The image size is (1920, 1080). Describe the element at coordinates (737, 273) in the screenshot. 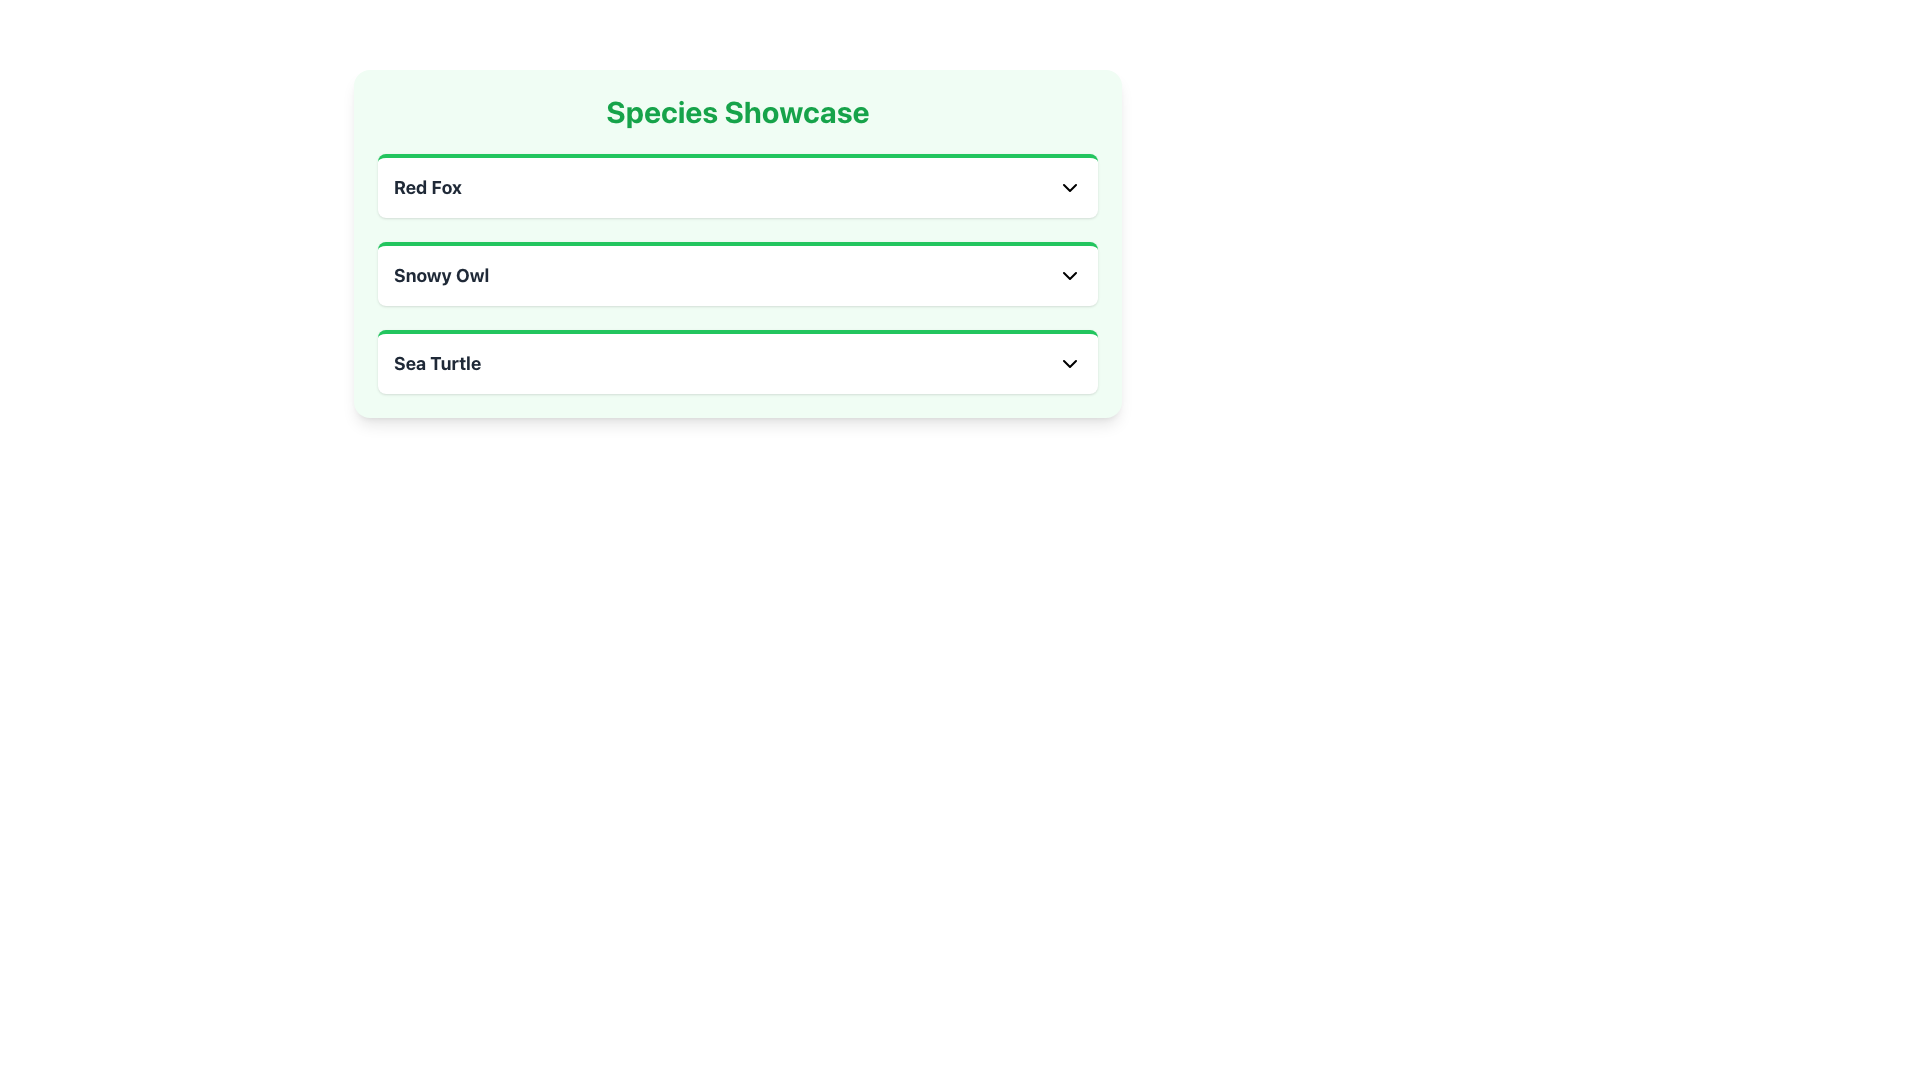

I see `the second selectable box in the 'Species Showcase' section` at that location.